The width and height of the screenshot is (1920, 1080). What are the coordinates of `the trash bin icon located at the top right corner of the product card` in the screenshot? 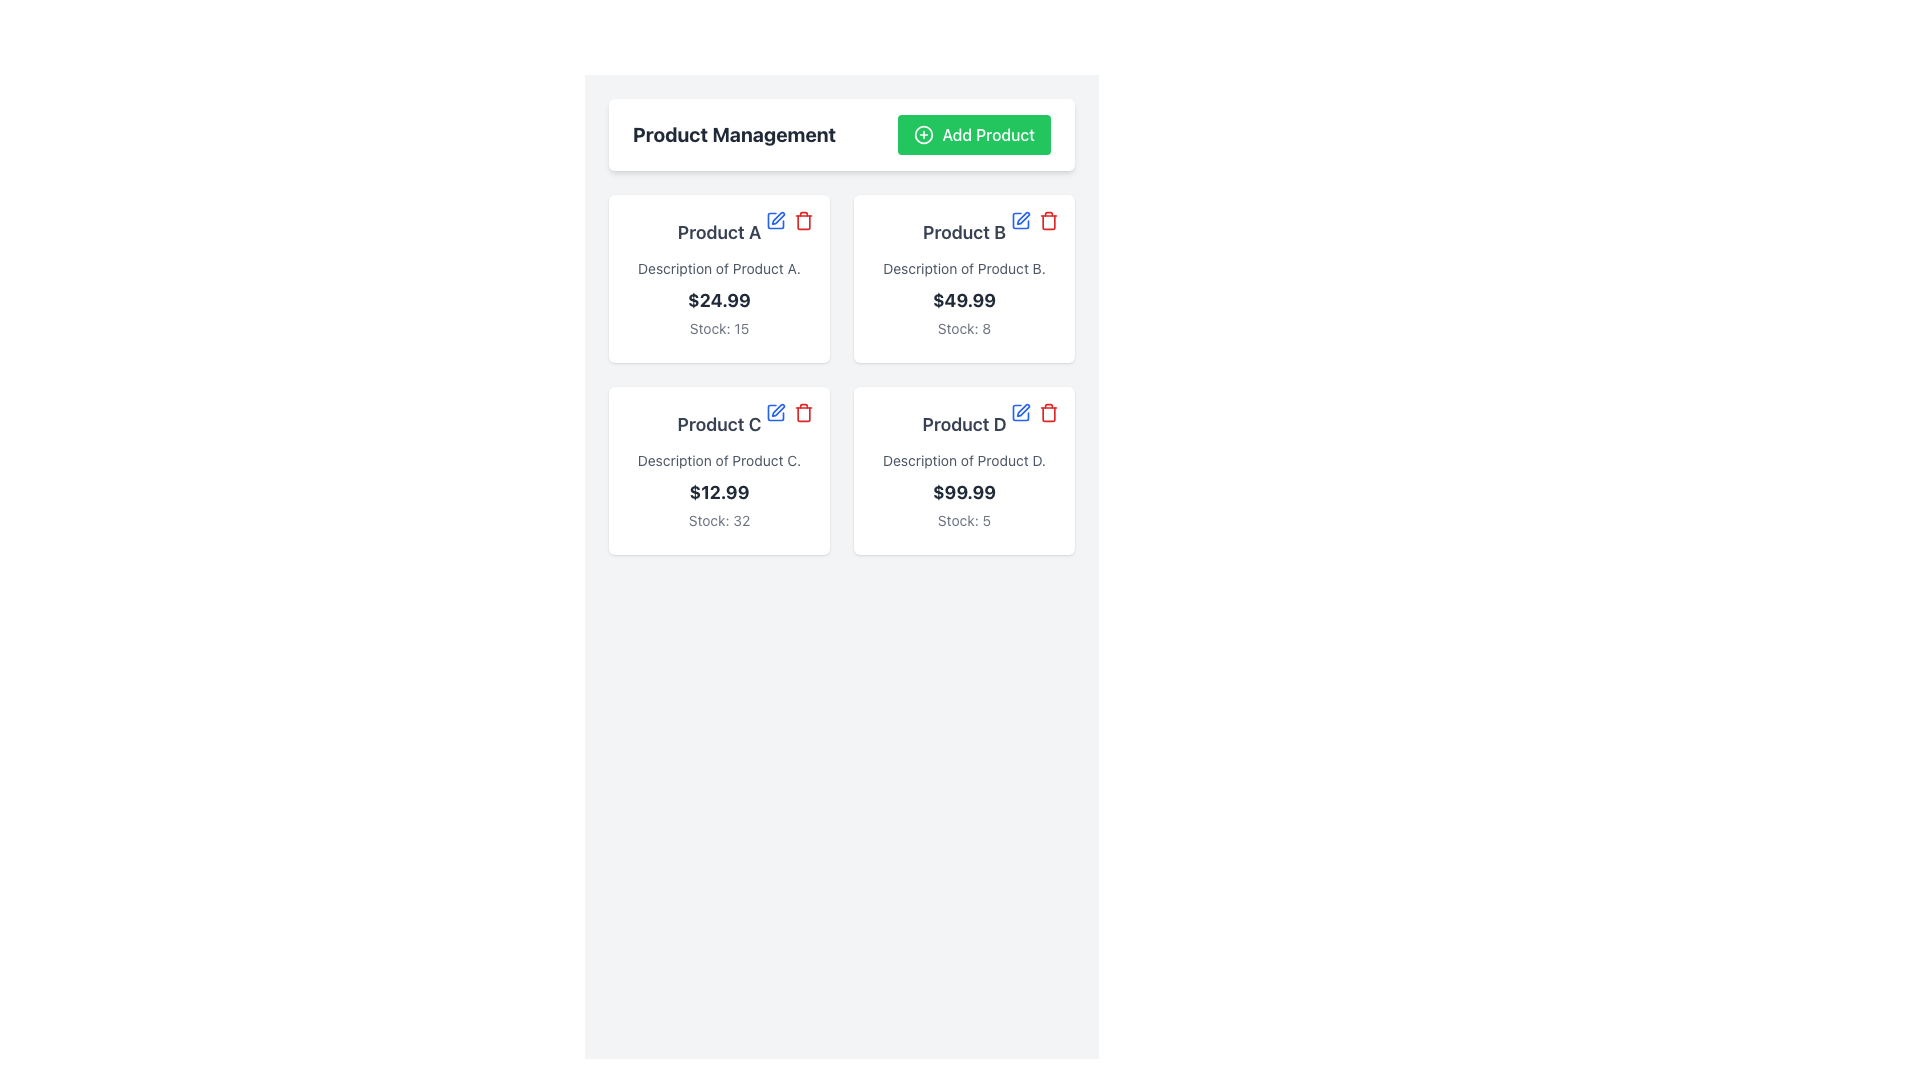 It's located at (1048, 412).